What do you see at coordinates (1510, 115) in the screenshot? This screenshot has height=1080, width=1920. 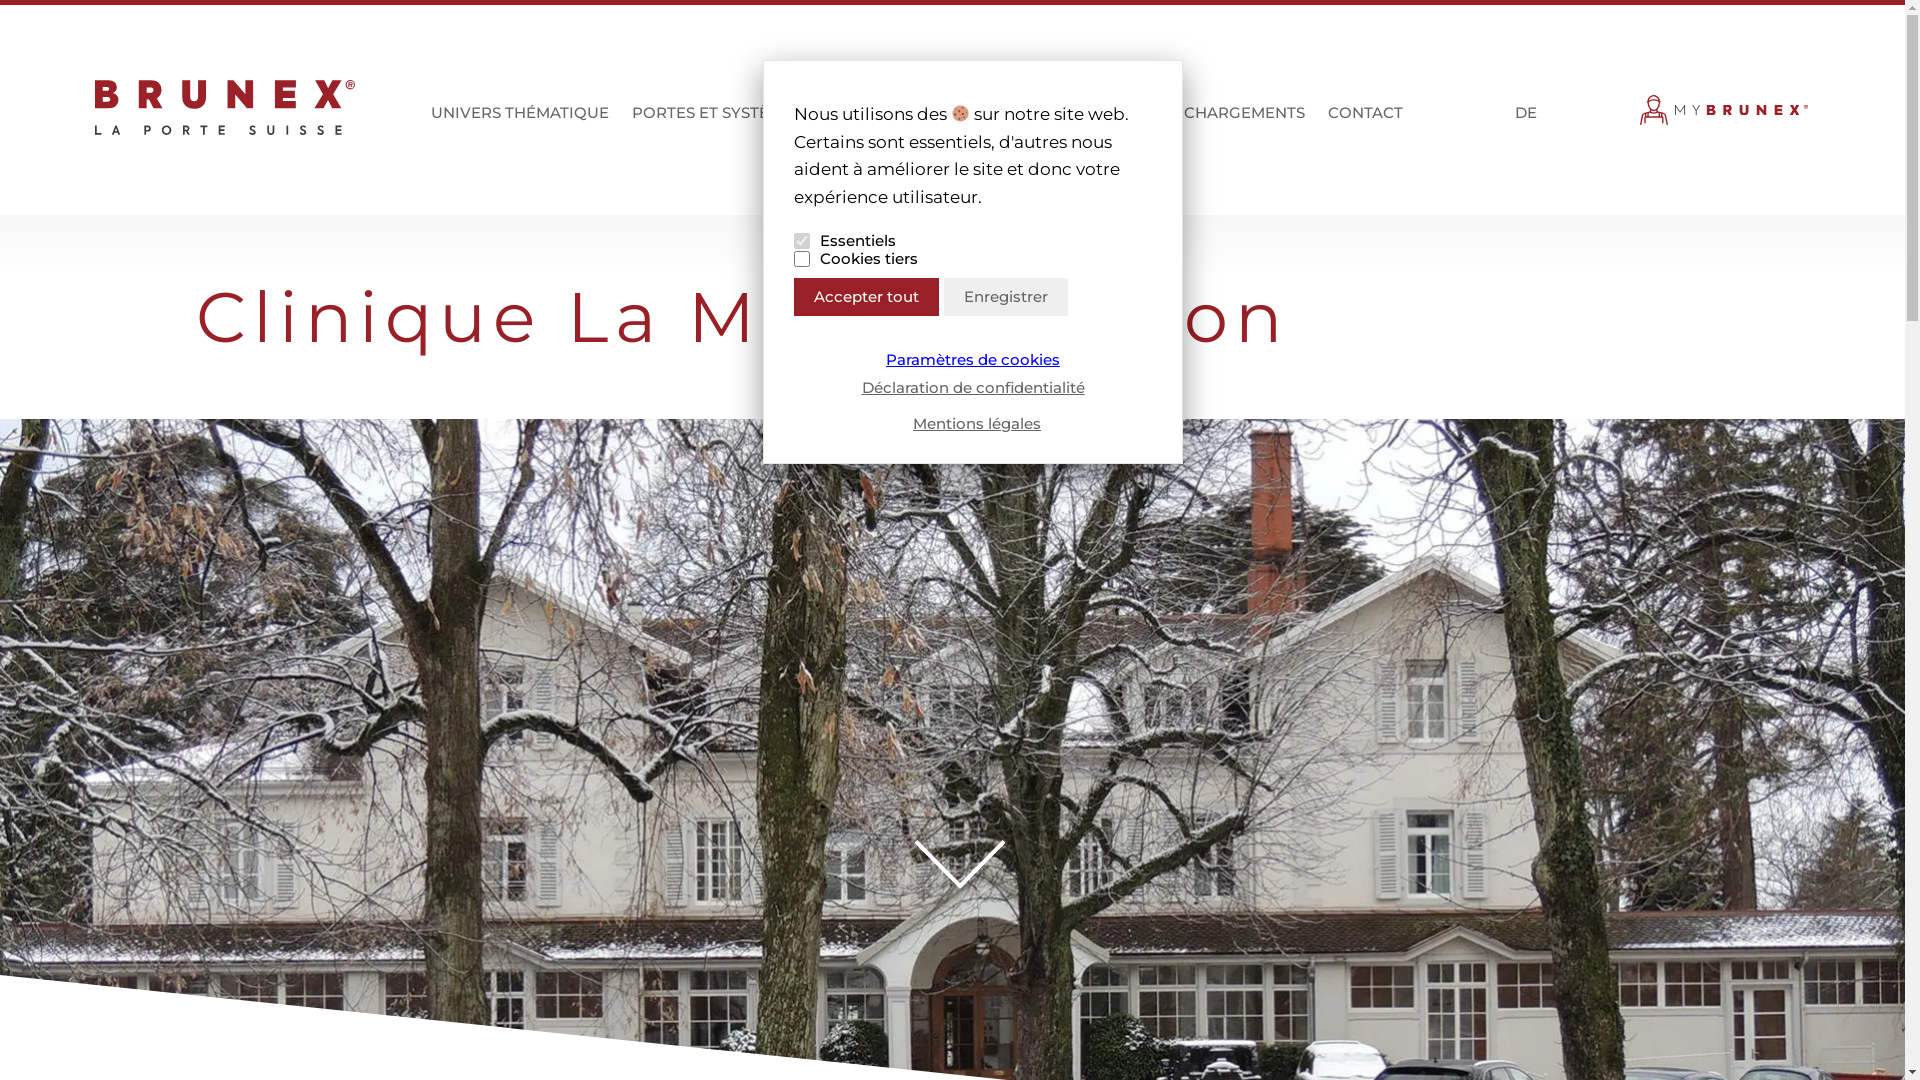 I see `'DE'` at bounding box center [1510, 115].